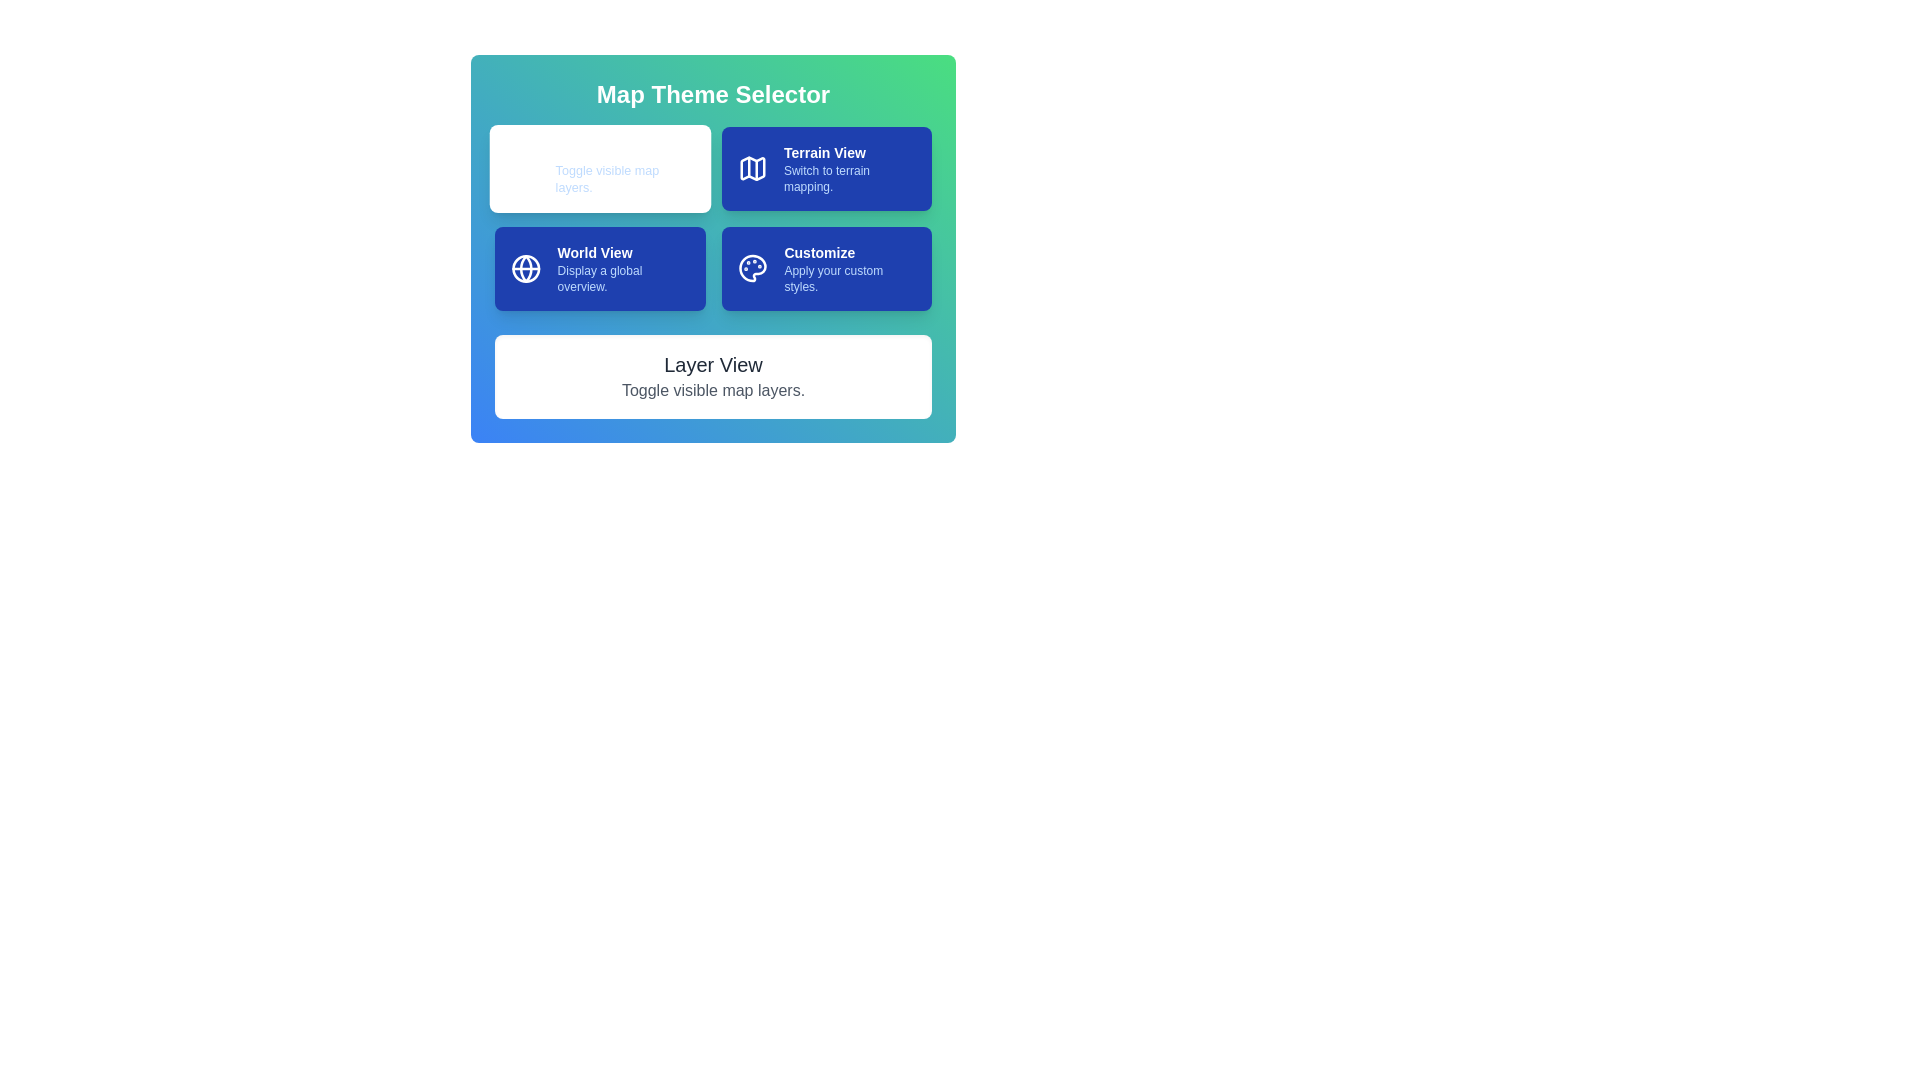 Image resolution: width=1920 pixels, height=1080 pixels. I want to click on the text-label component in the bottom-right part of the 'Map Theme Selector' interface, so click(850, 268).